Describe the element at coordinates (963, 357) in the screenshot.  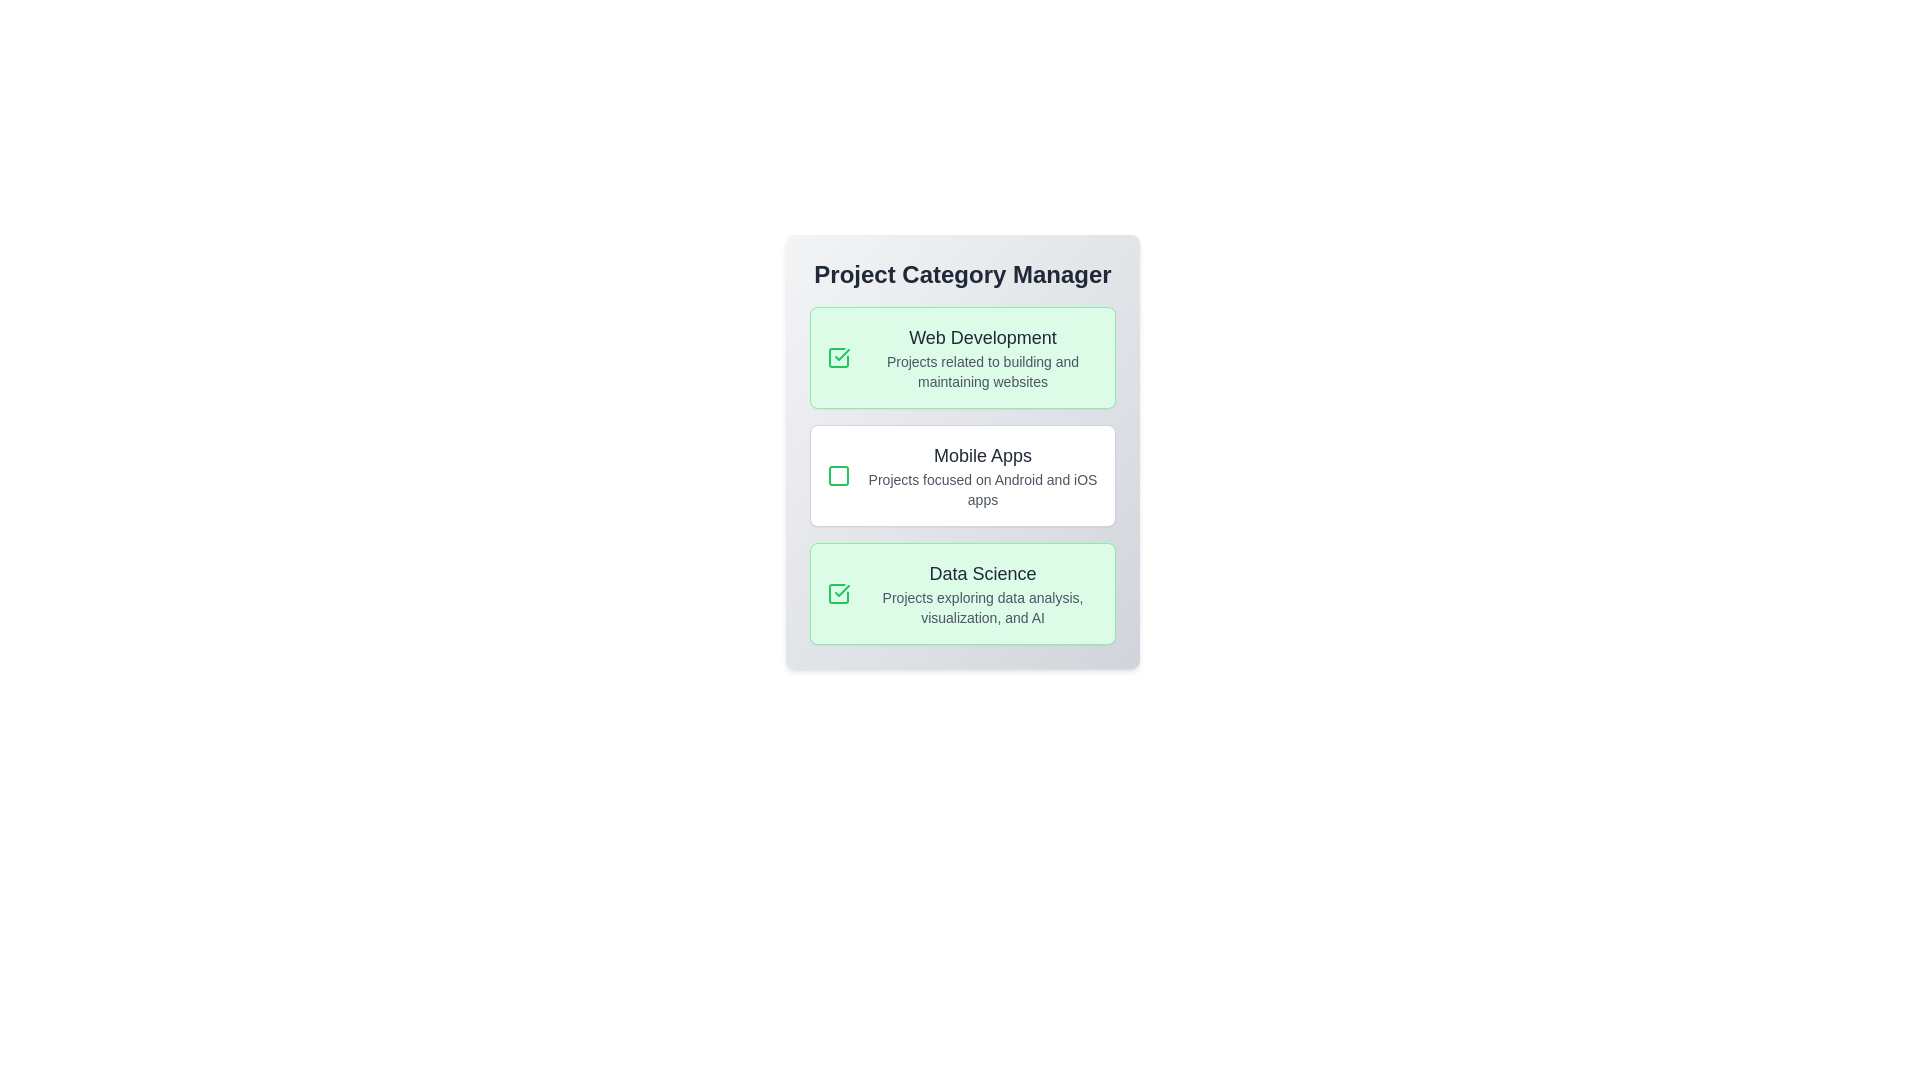
I see `the 'Web Development' category card in the Project Category Manager` at that location.